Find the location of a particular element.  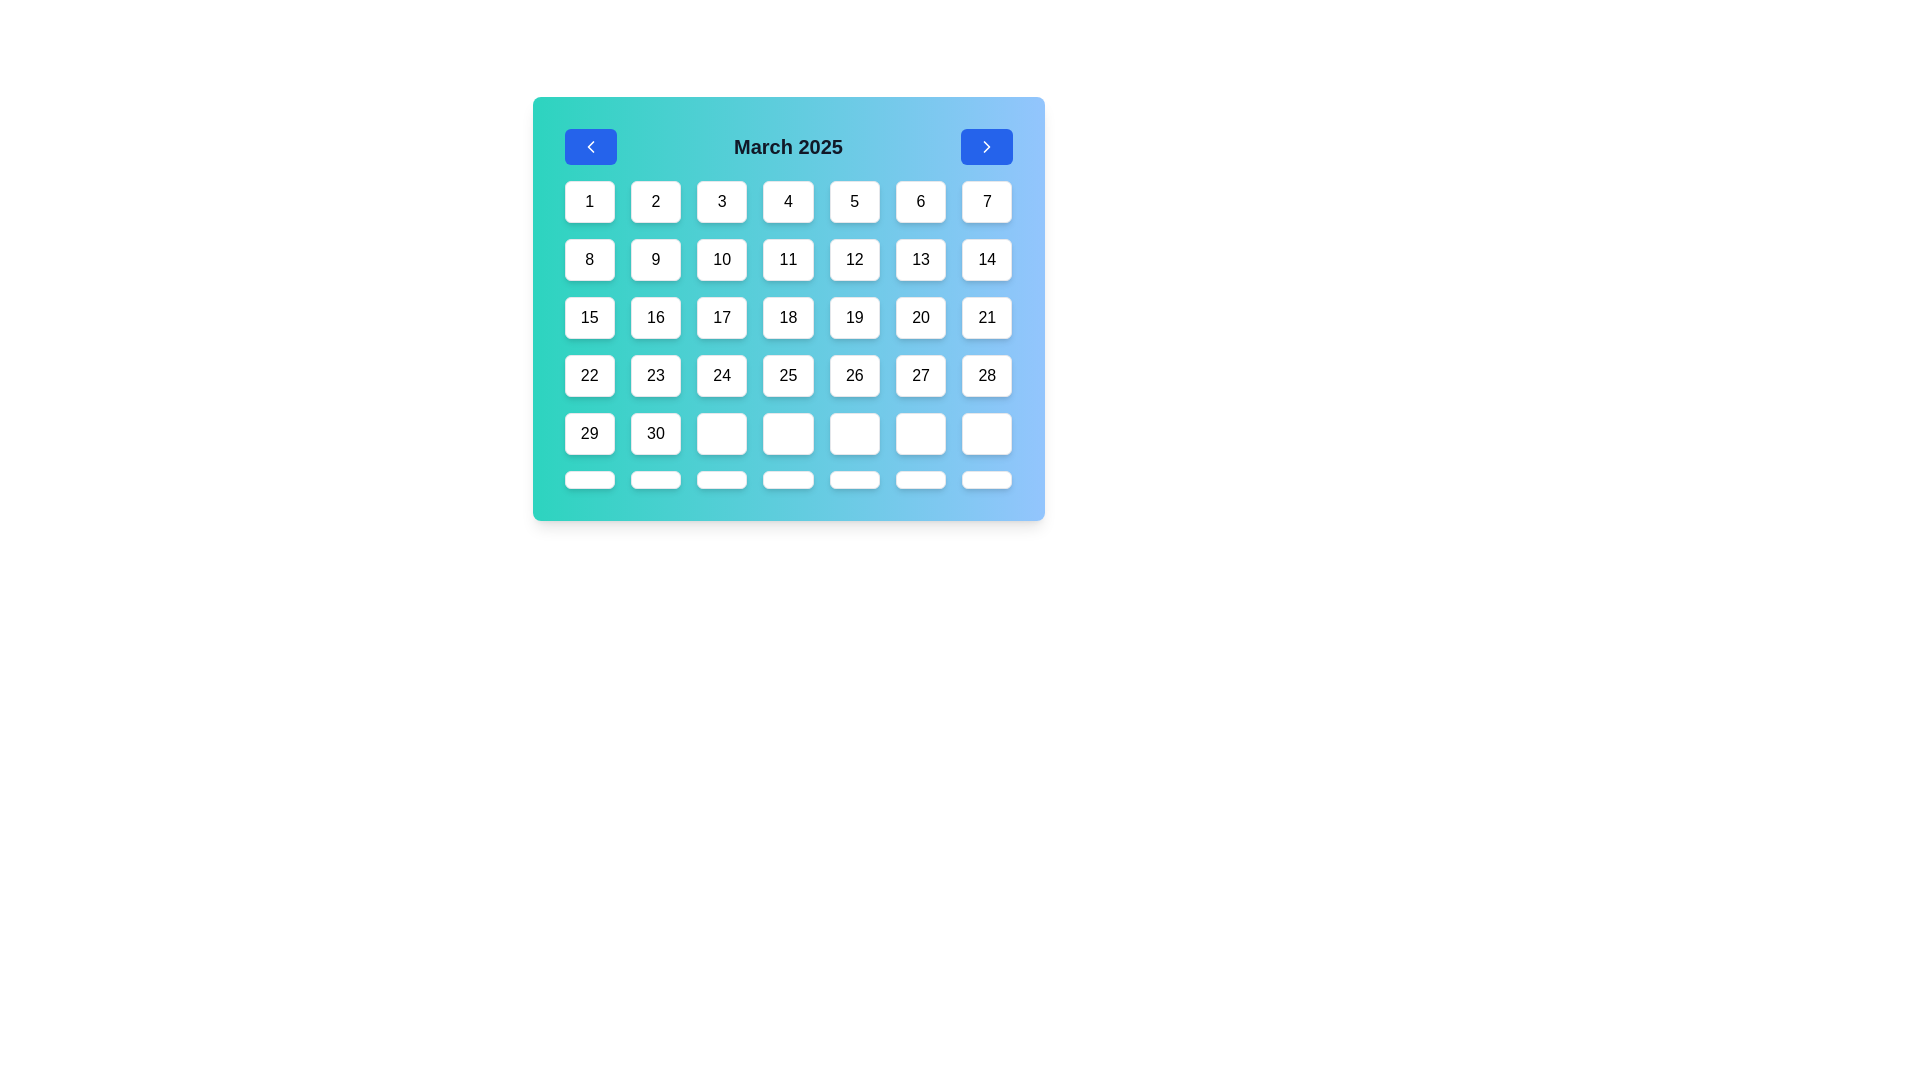

the small rectangular Textual information box displaying the number '20', located in the third row and sixth column of the calendar for March 2025 is located at coordinates (920, 316).